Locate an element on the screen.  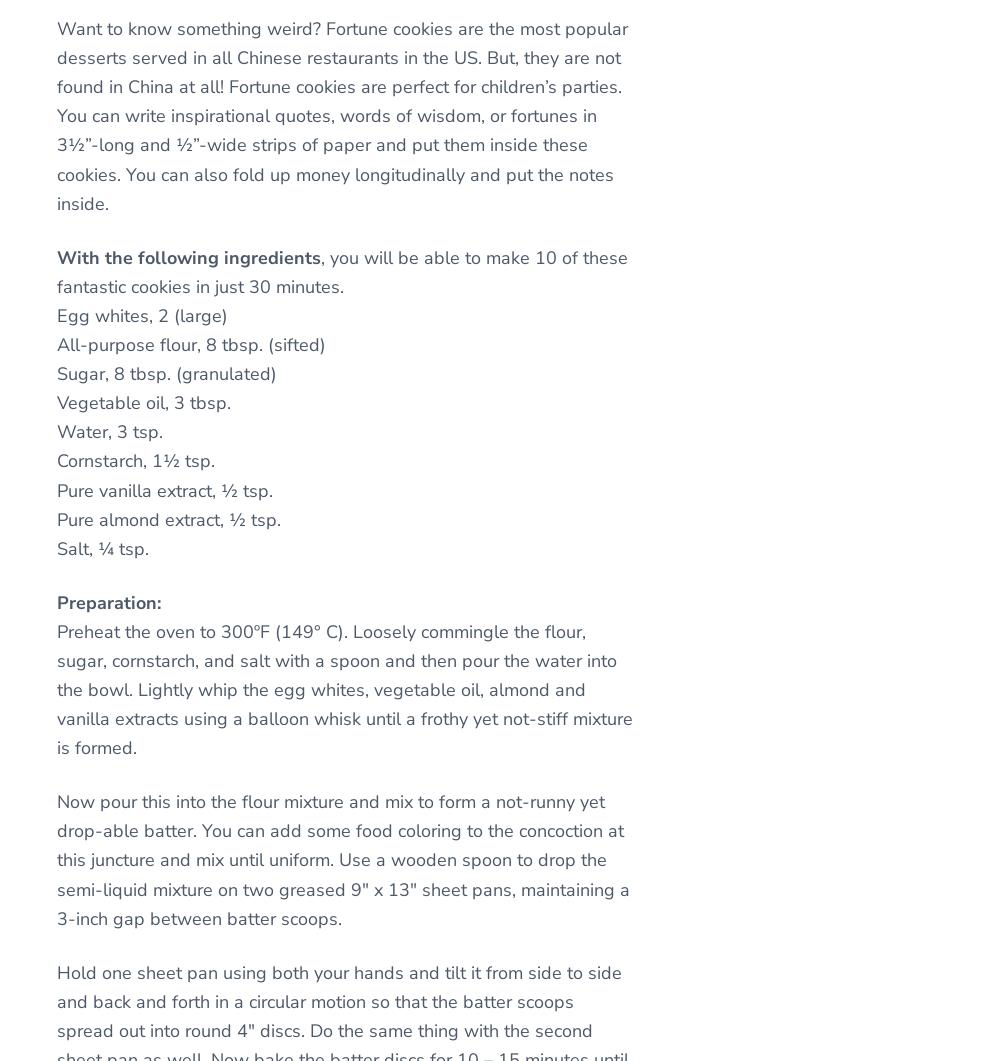
'Preheat the oven to 300ºF (149° C). Loosely commingle the flour, sugar, cornstarch, and salt with a spoon and then pour the water into the bowl. Lightly whip the egg whites, vegetable oil, almond and vanilla extracts using a balloon whisk until a frothy yet not-stiff mixture is formed.' is located at coordinates (343, 688).